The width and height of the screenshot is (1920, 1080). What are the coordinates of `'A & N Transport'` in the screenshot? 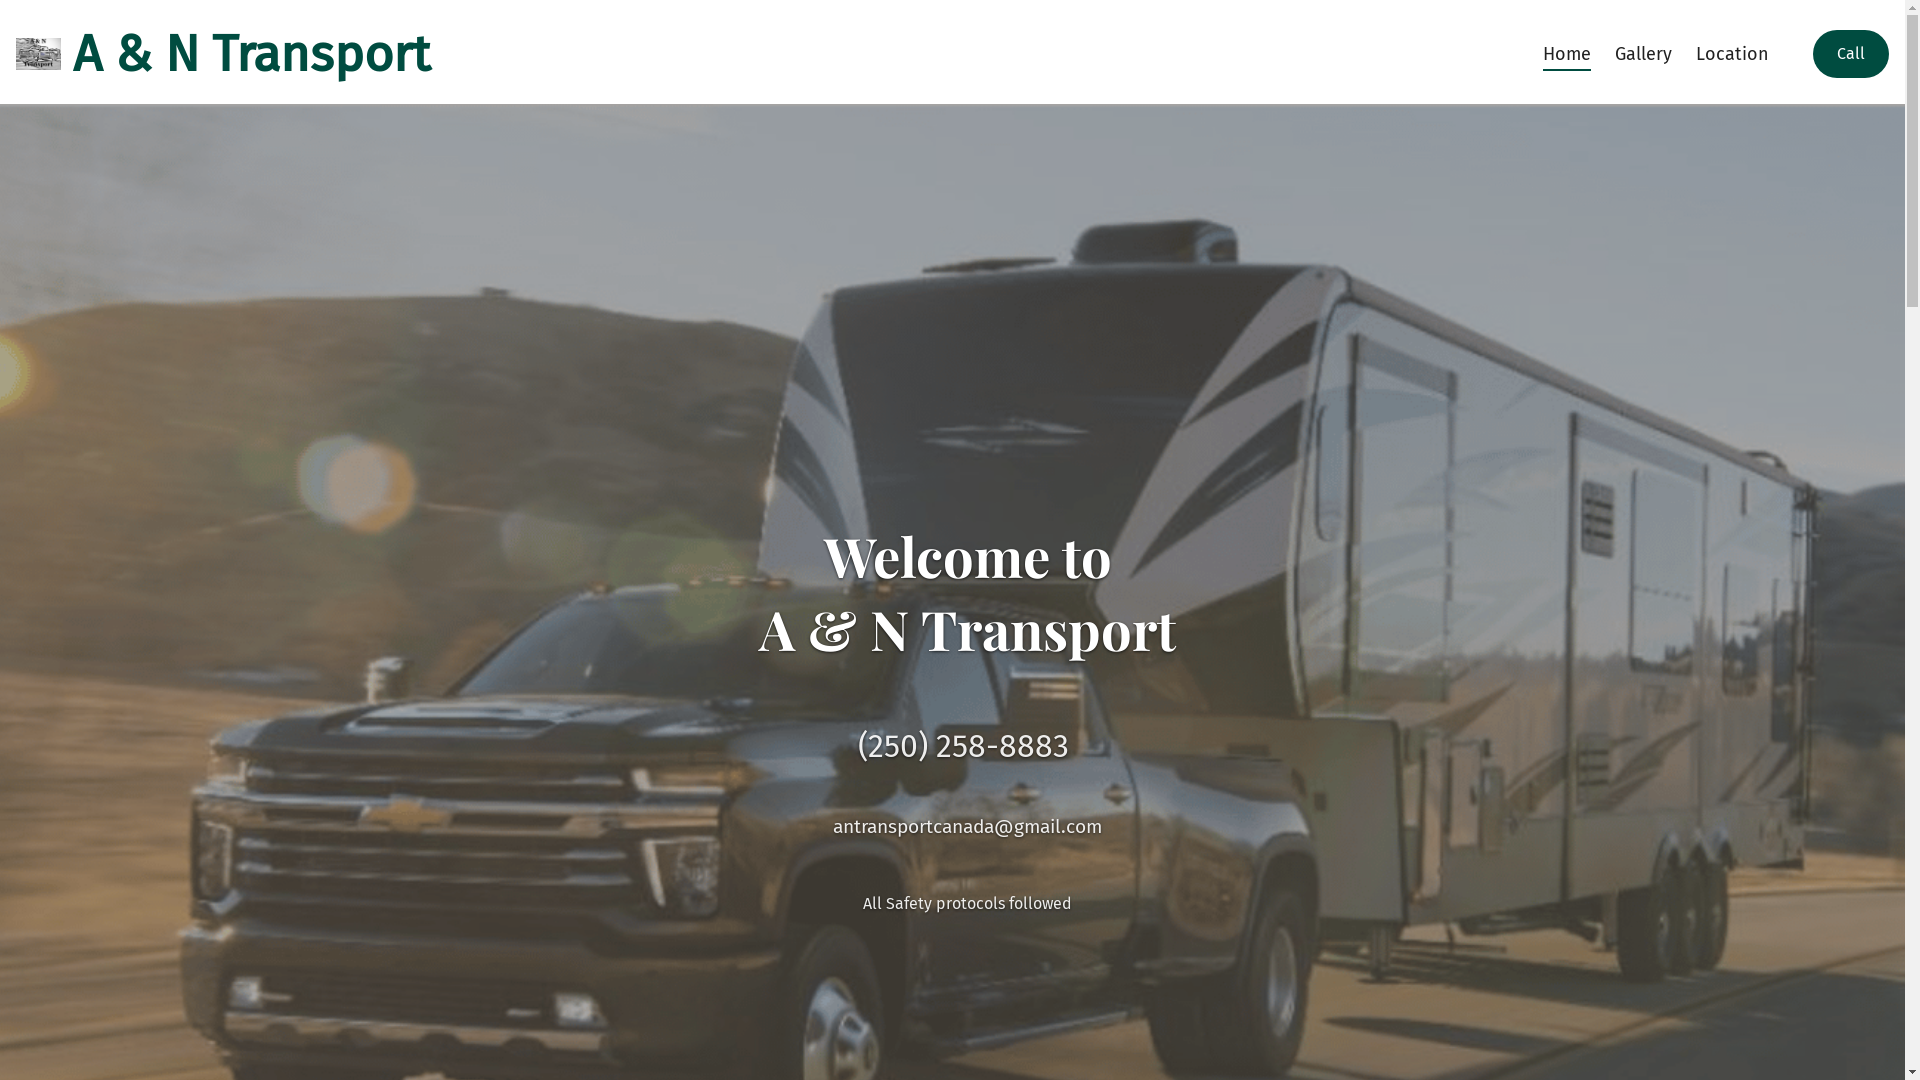 It's located at (222, 53).